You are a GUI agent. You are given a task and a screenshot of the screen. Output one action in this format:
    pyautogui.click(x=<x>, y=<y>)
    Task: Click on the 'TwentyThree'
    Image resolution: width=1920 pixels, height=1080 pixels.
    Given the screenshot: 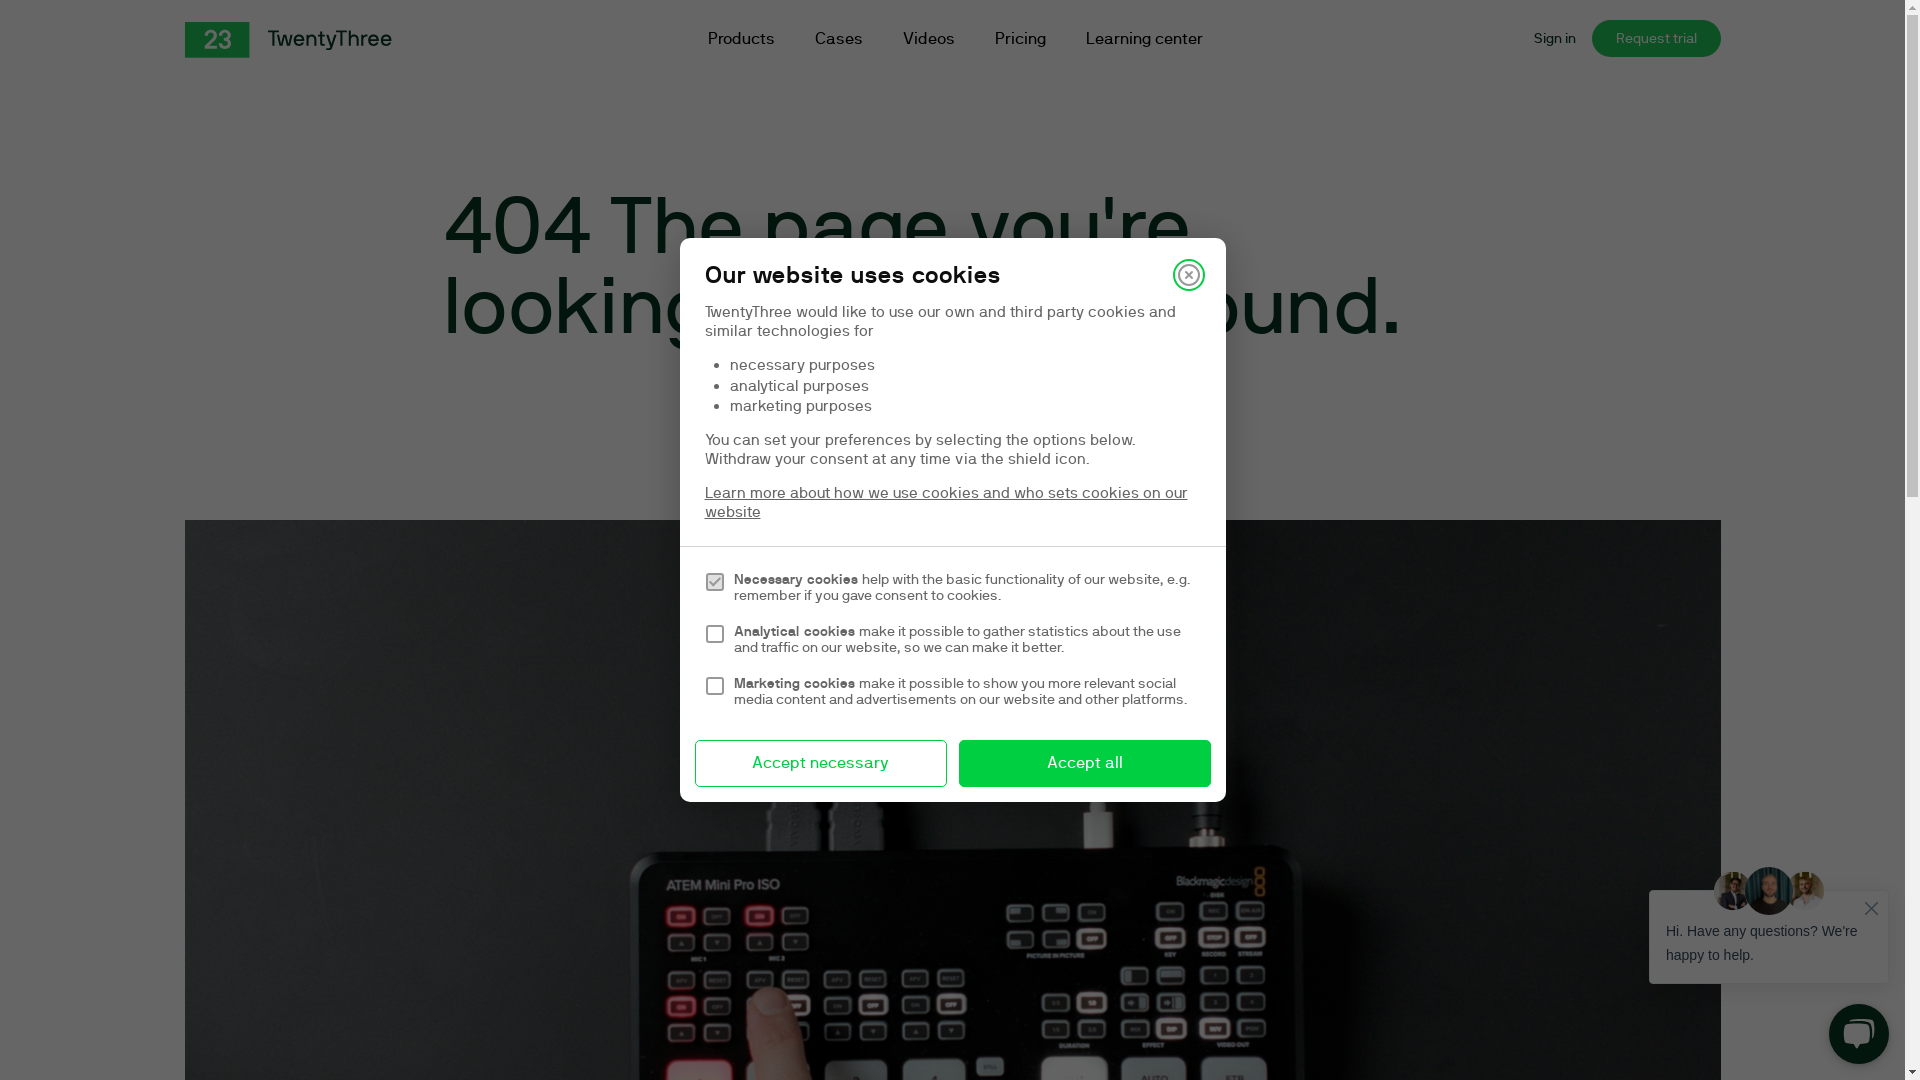 What is the action you would take?
    pyautogui.click(x=287, y=39)
    